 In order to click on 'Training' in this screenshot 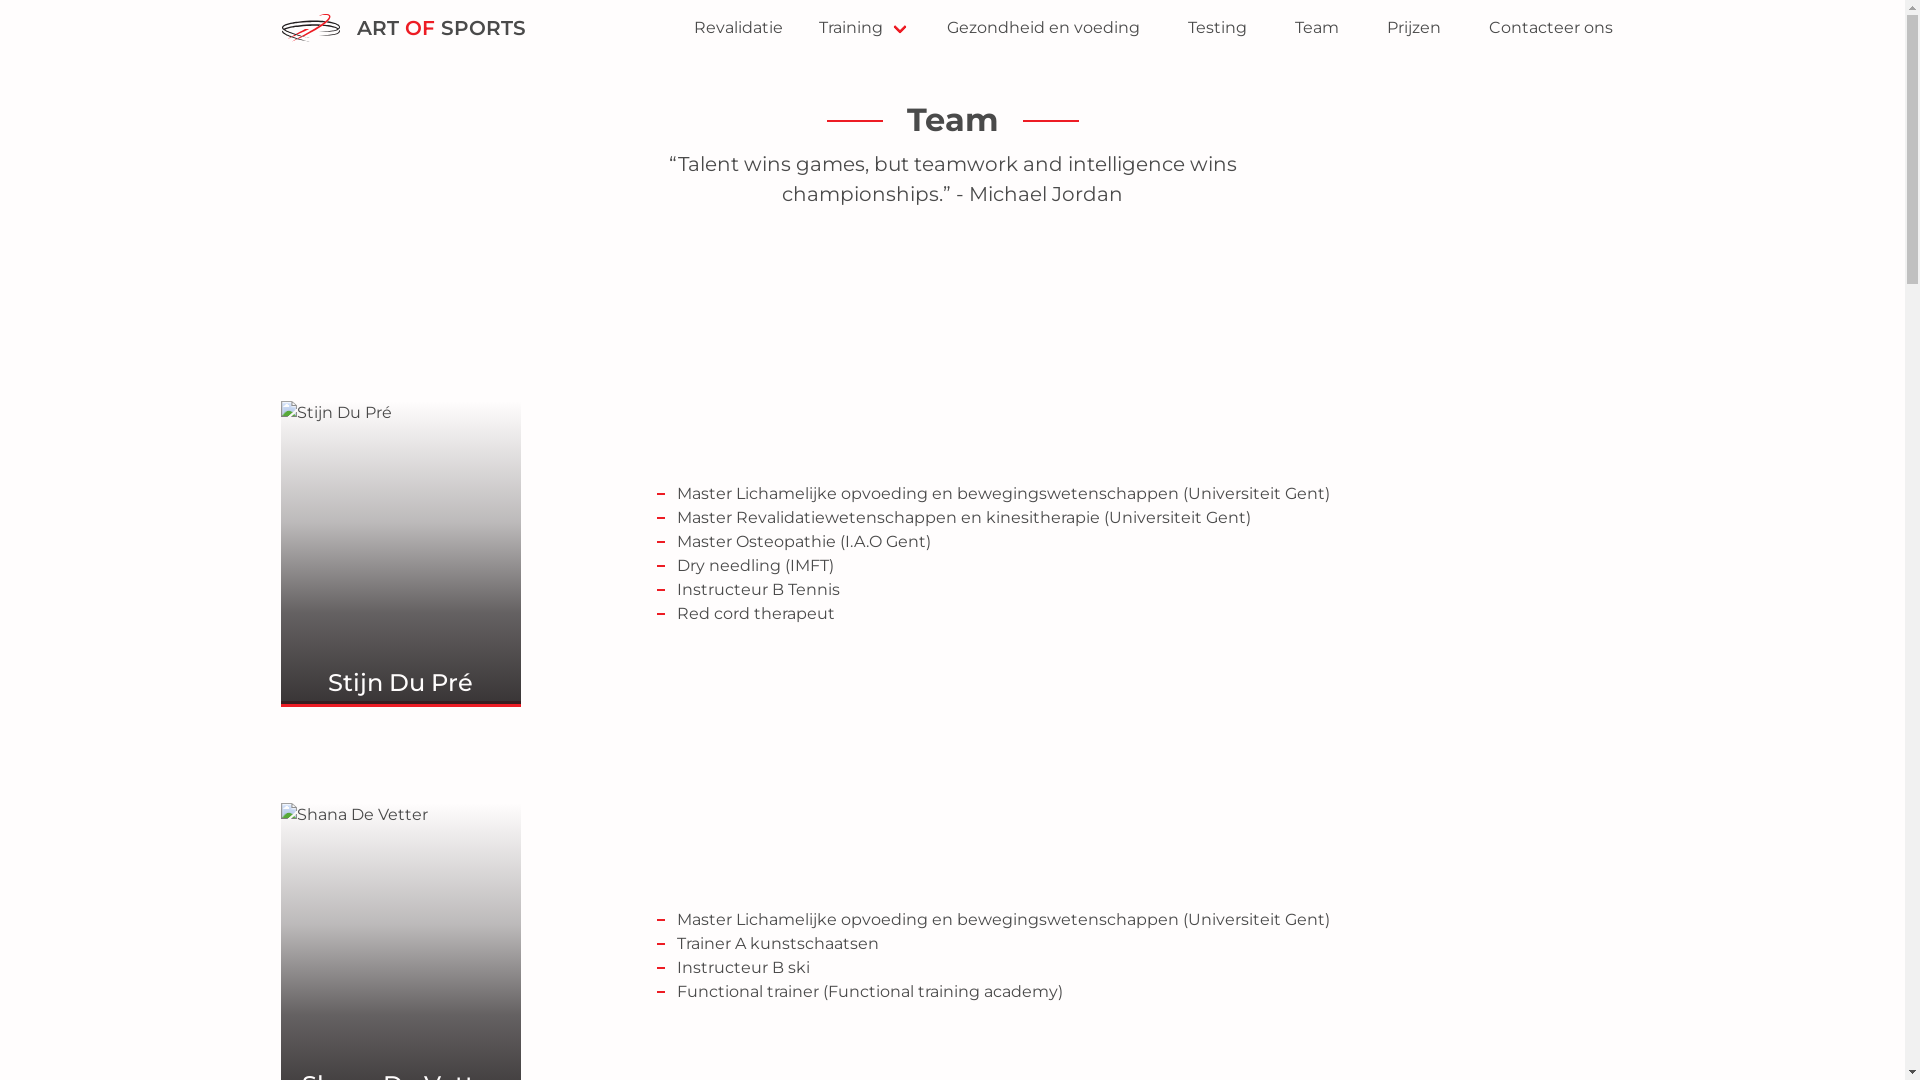, I will do `click(864, 27)`.